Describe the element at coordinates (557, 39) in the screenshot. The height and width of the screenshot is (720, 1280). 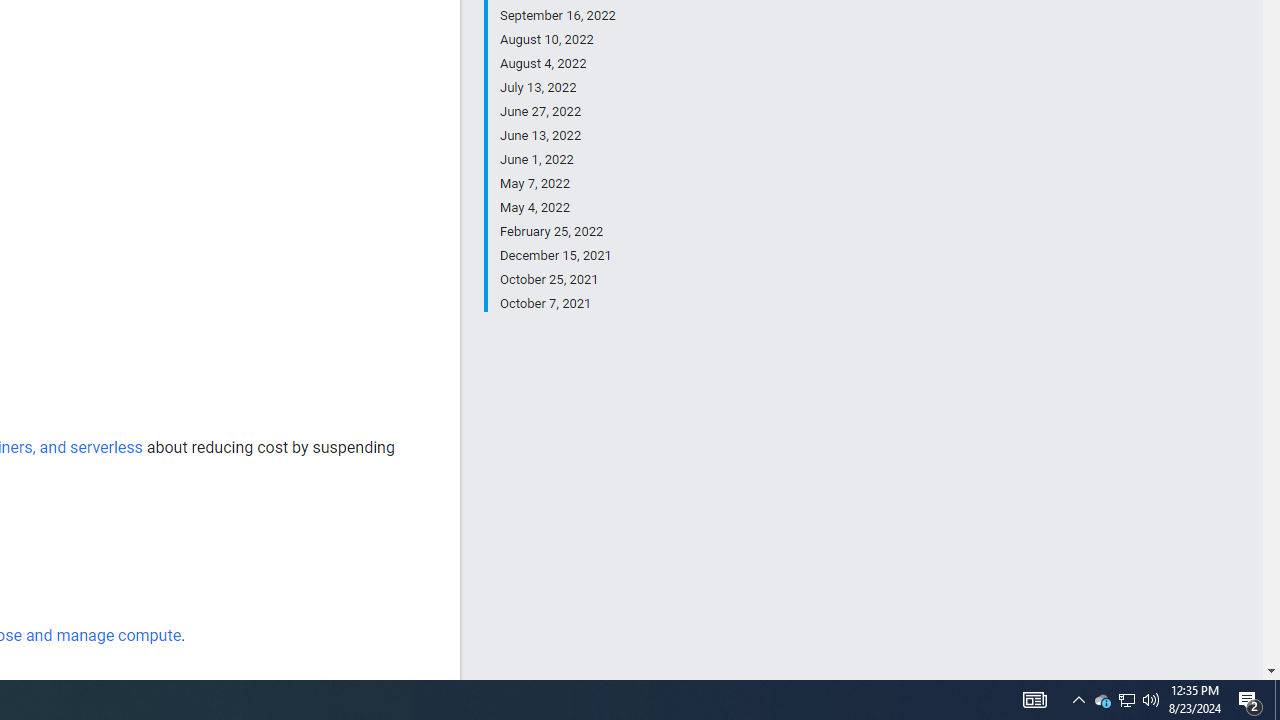
I see `'August 10, 2022'` at that location.